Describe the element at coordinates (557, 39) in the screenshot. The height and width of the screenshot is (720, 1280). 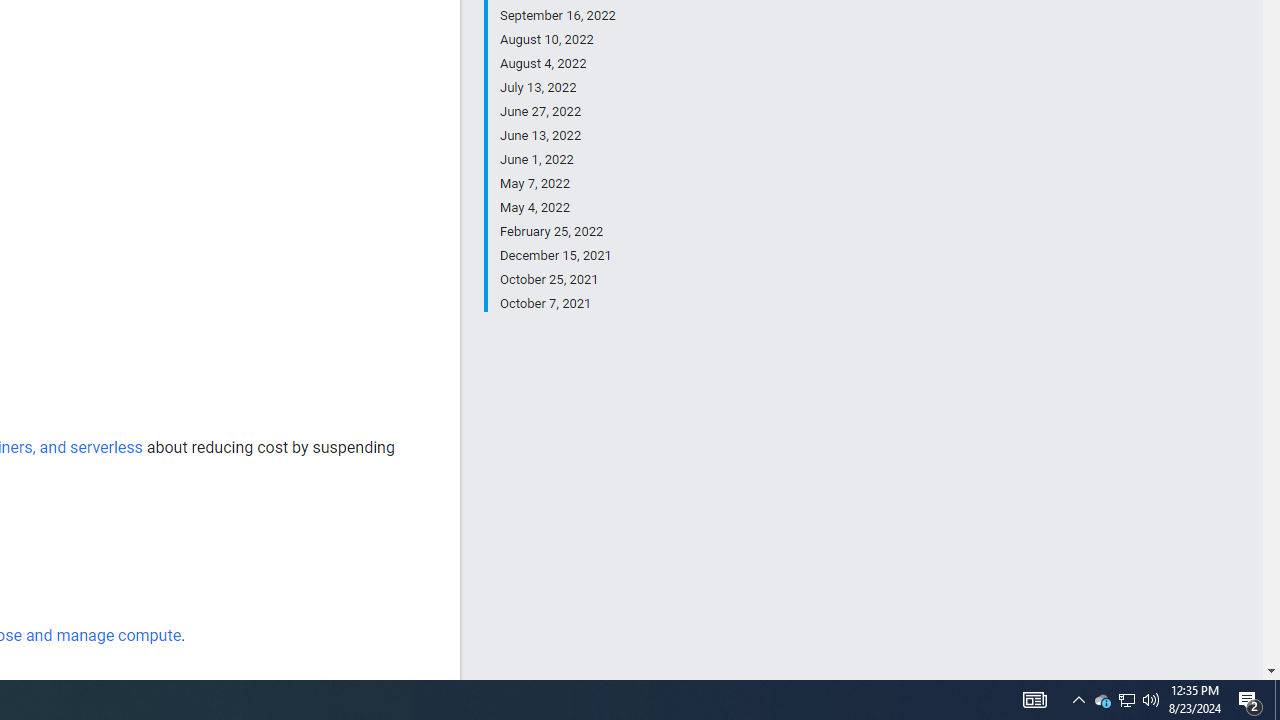
I see `'August 10, 2022'` at that location.